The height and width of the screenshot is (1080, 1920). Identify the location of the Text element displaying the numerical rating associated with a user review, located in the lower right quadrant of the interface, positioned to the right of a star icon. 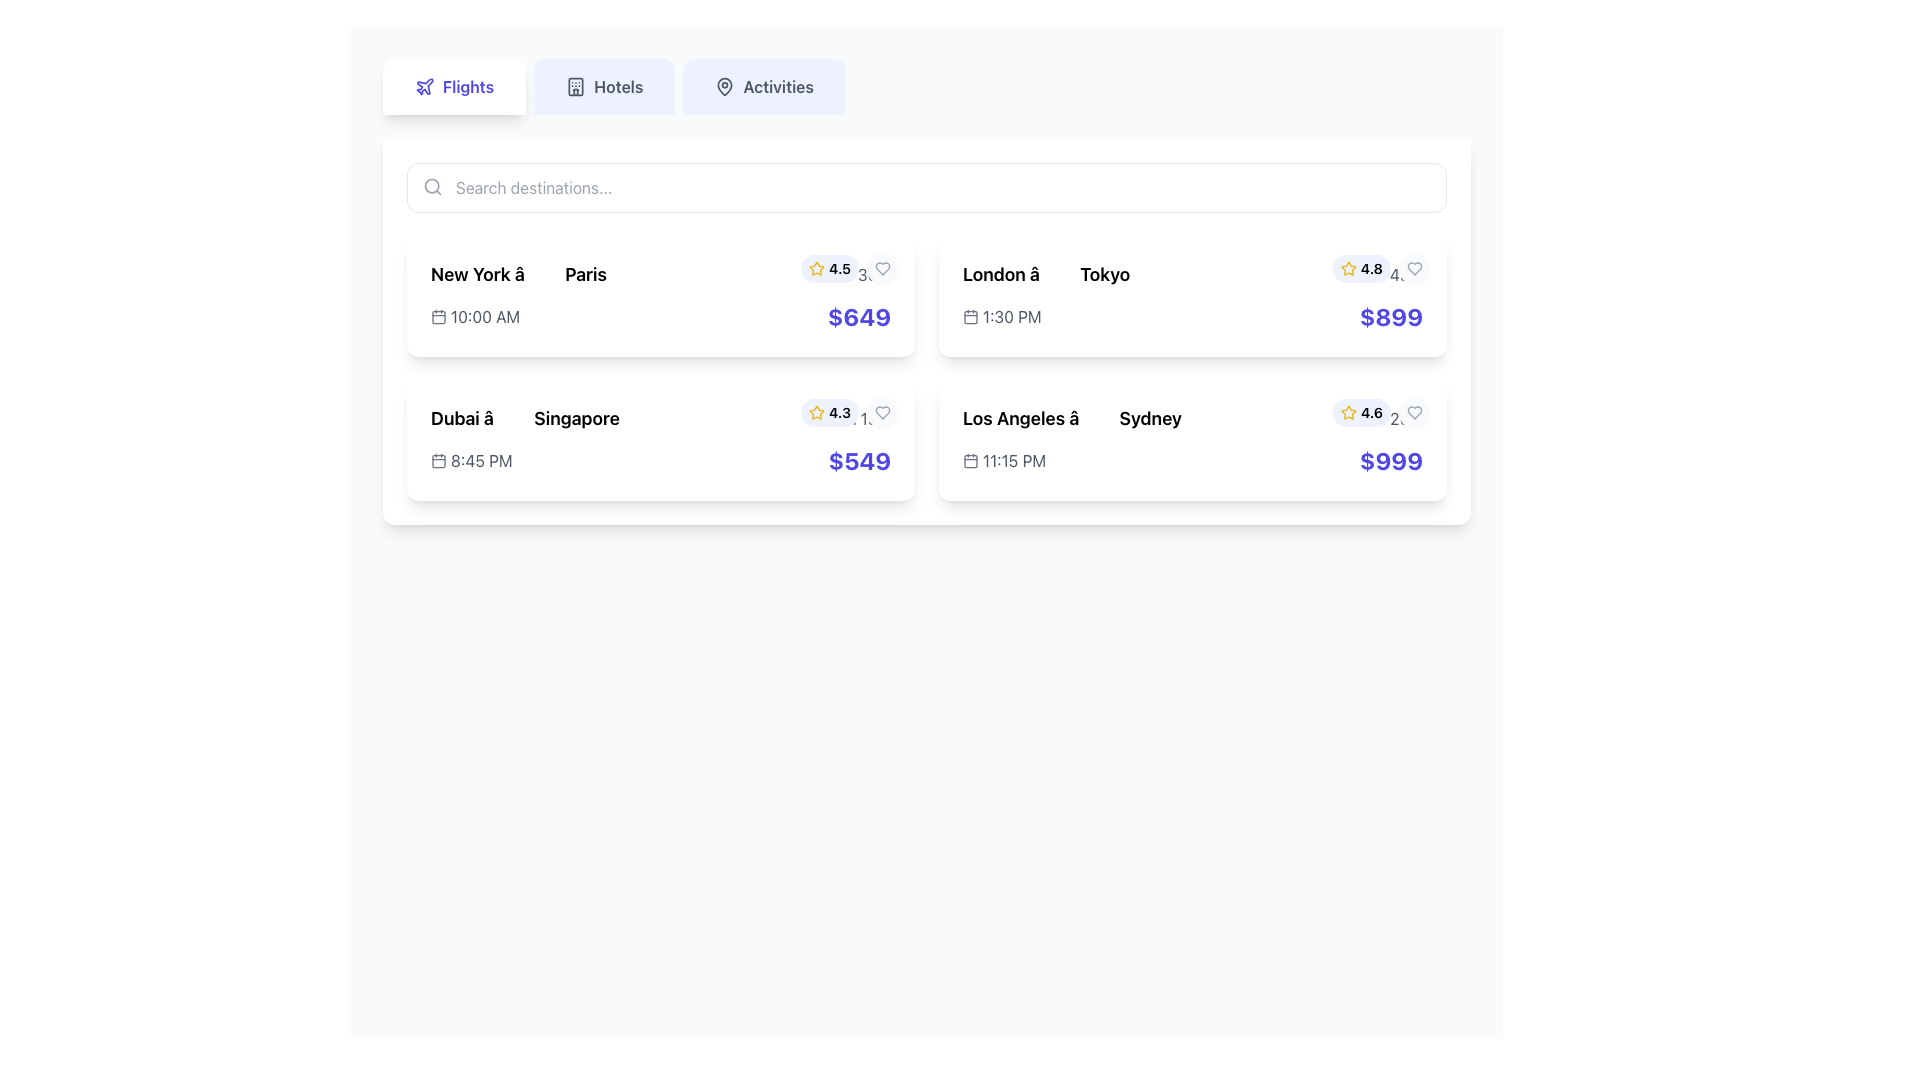
(1371, 411).